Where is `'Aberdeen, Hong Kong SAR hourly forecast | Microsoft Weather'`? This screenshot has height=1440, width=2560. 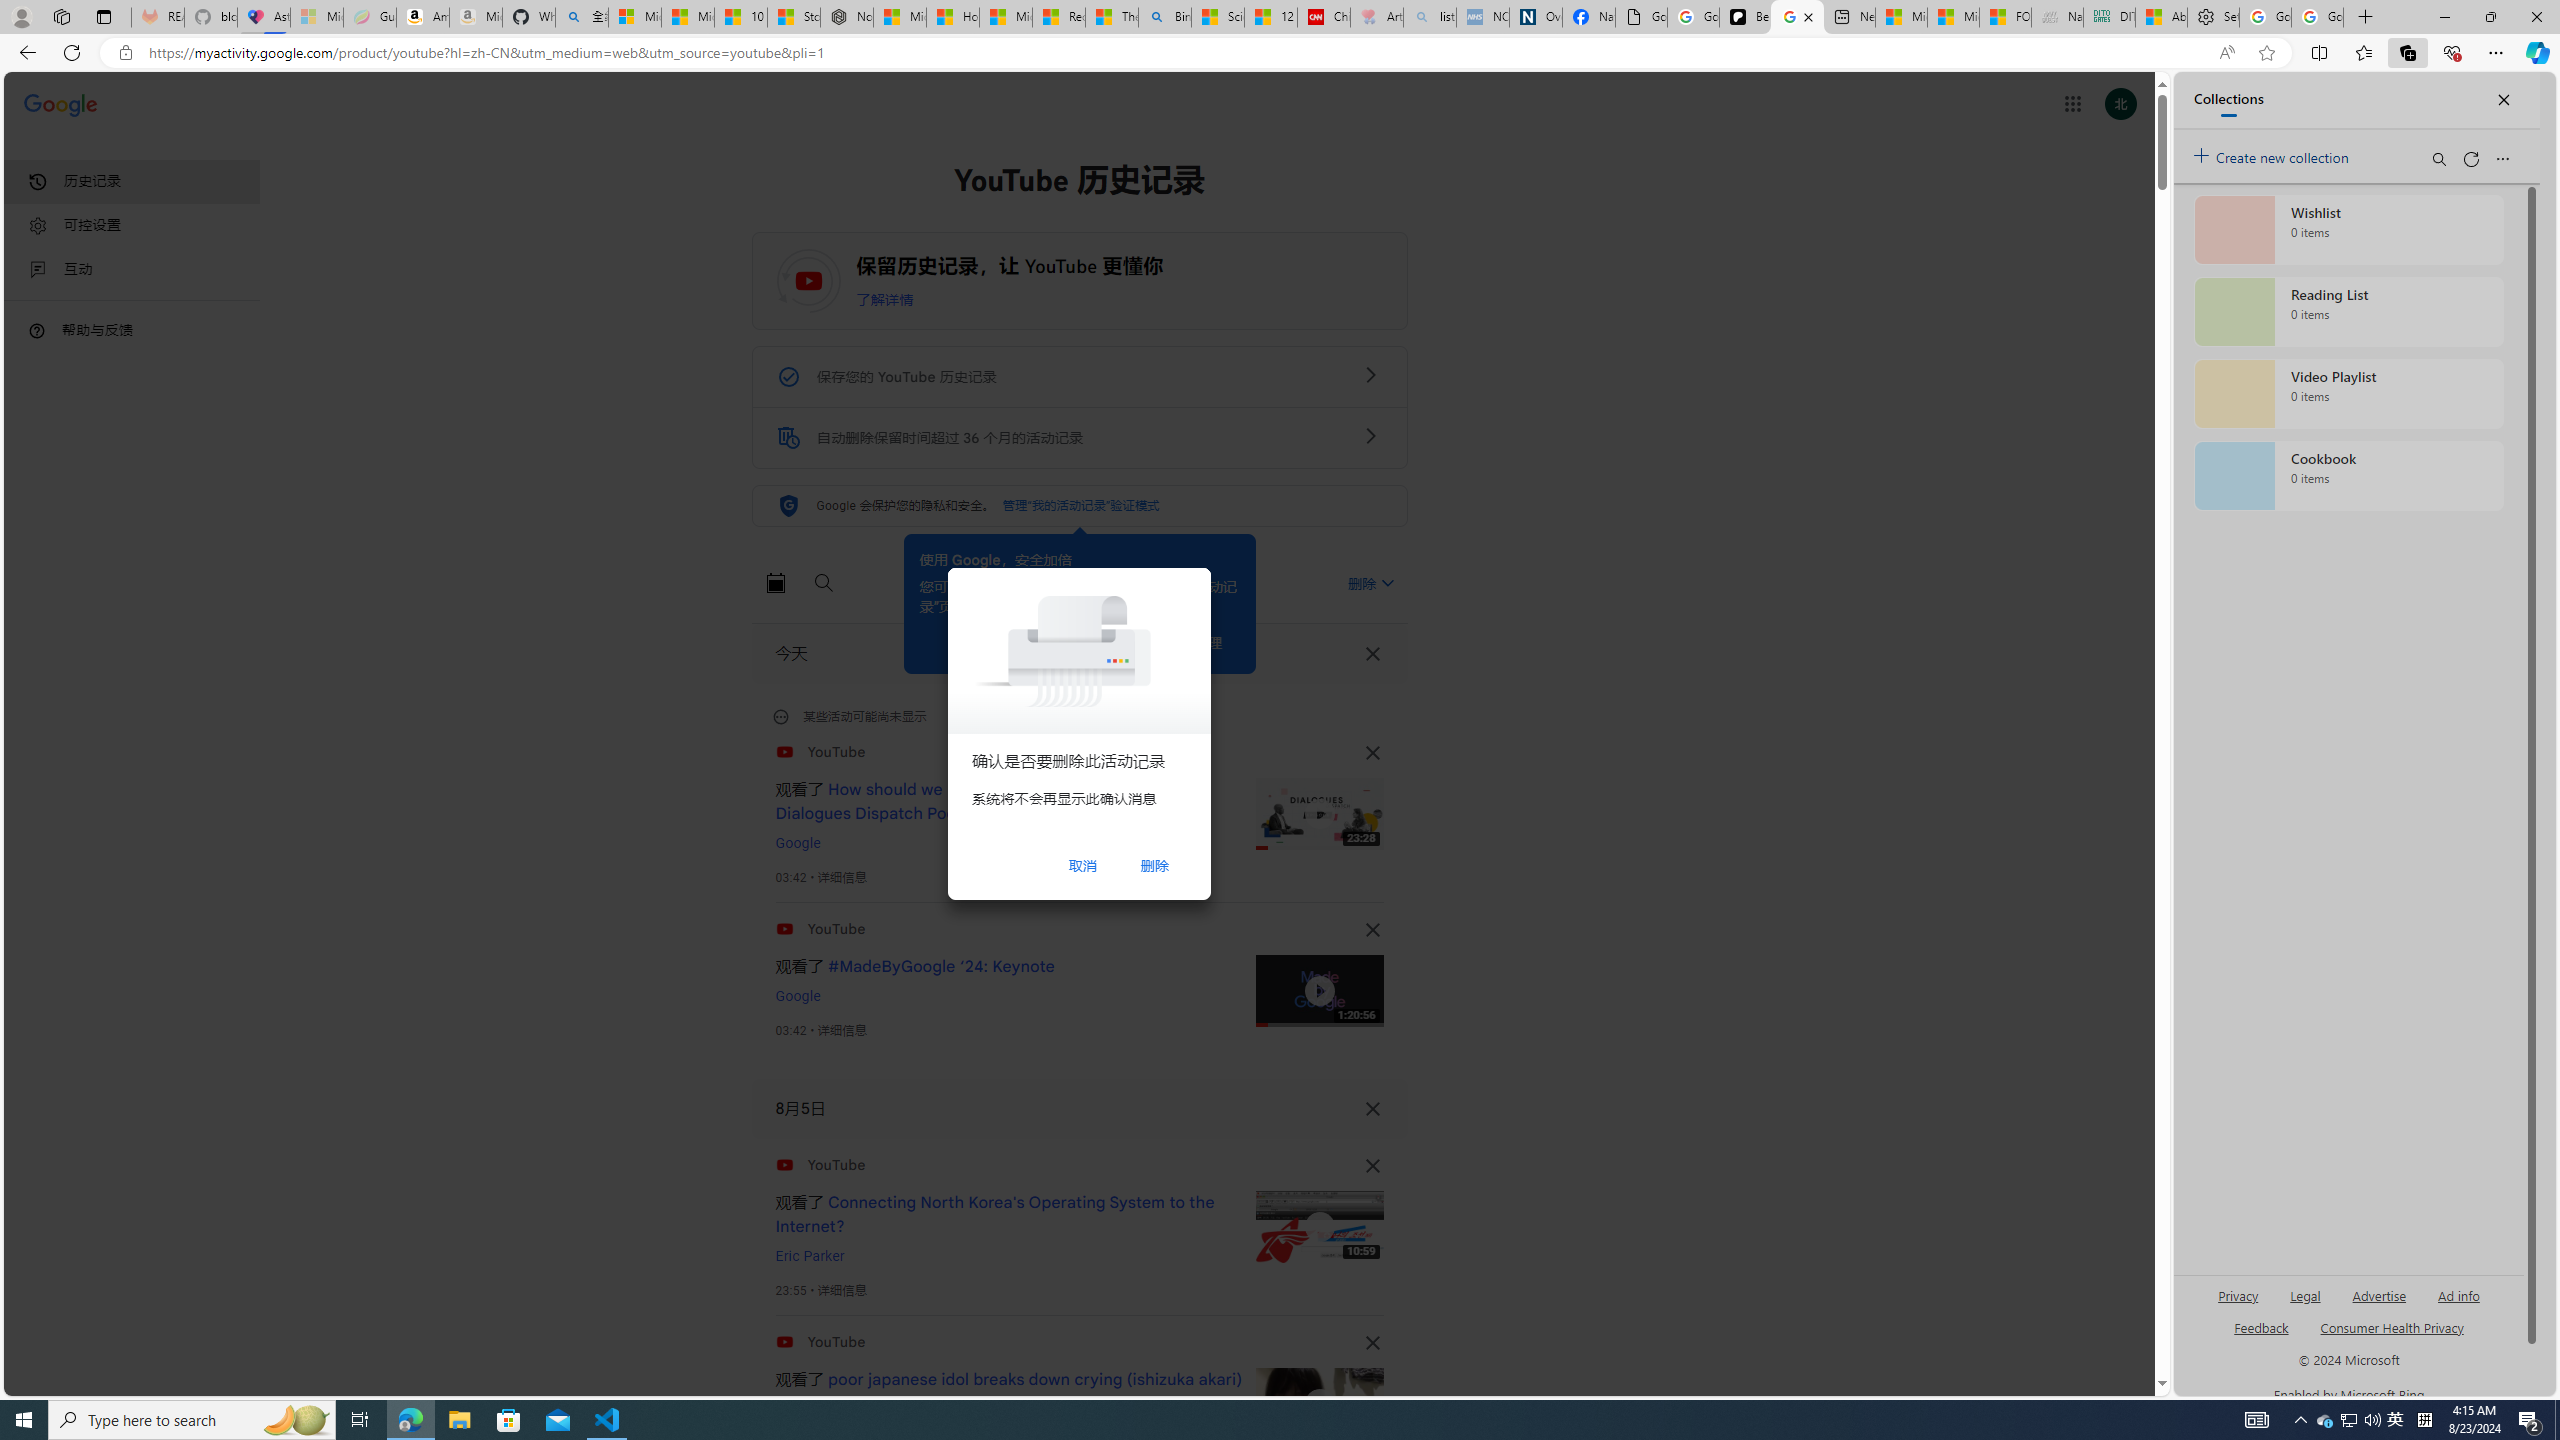
'Aberdeen, Hong Kong SAR hourly forecast | Microsoft Weather' is located at coordinates (2160, 16).